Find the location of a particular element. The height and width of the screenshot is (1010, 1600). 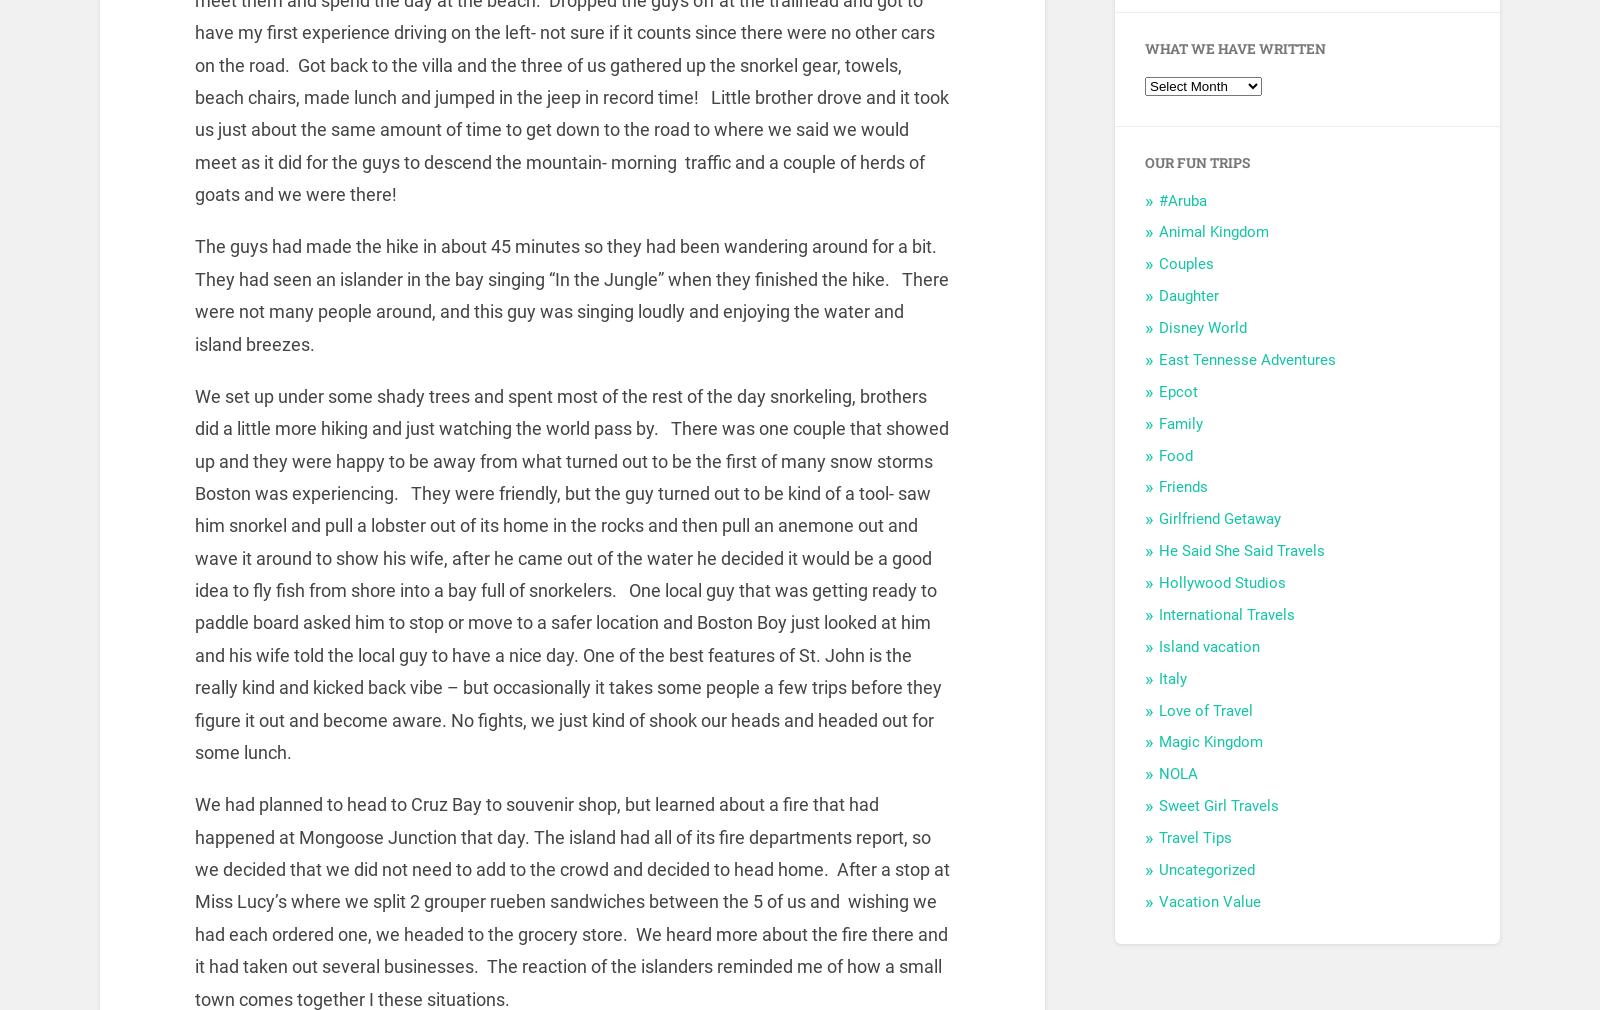

'NOLA' is located at coordinates (1178, 773).